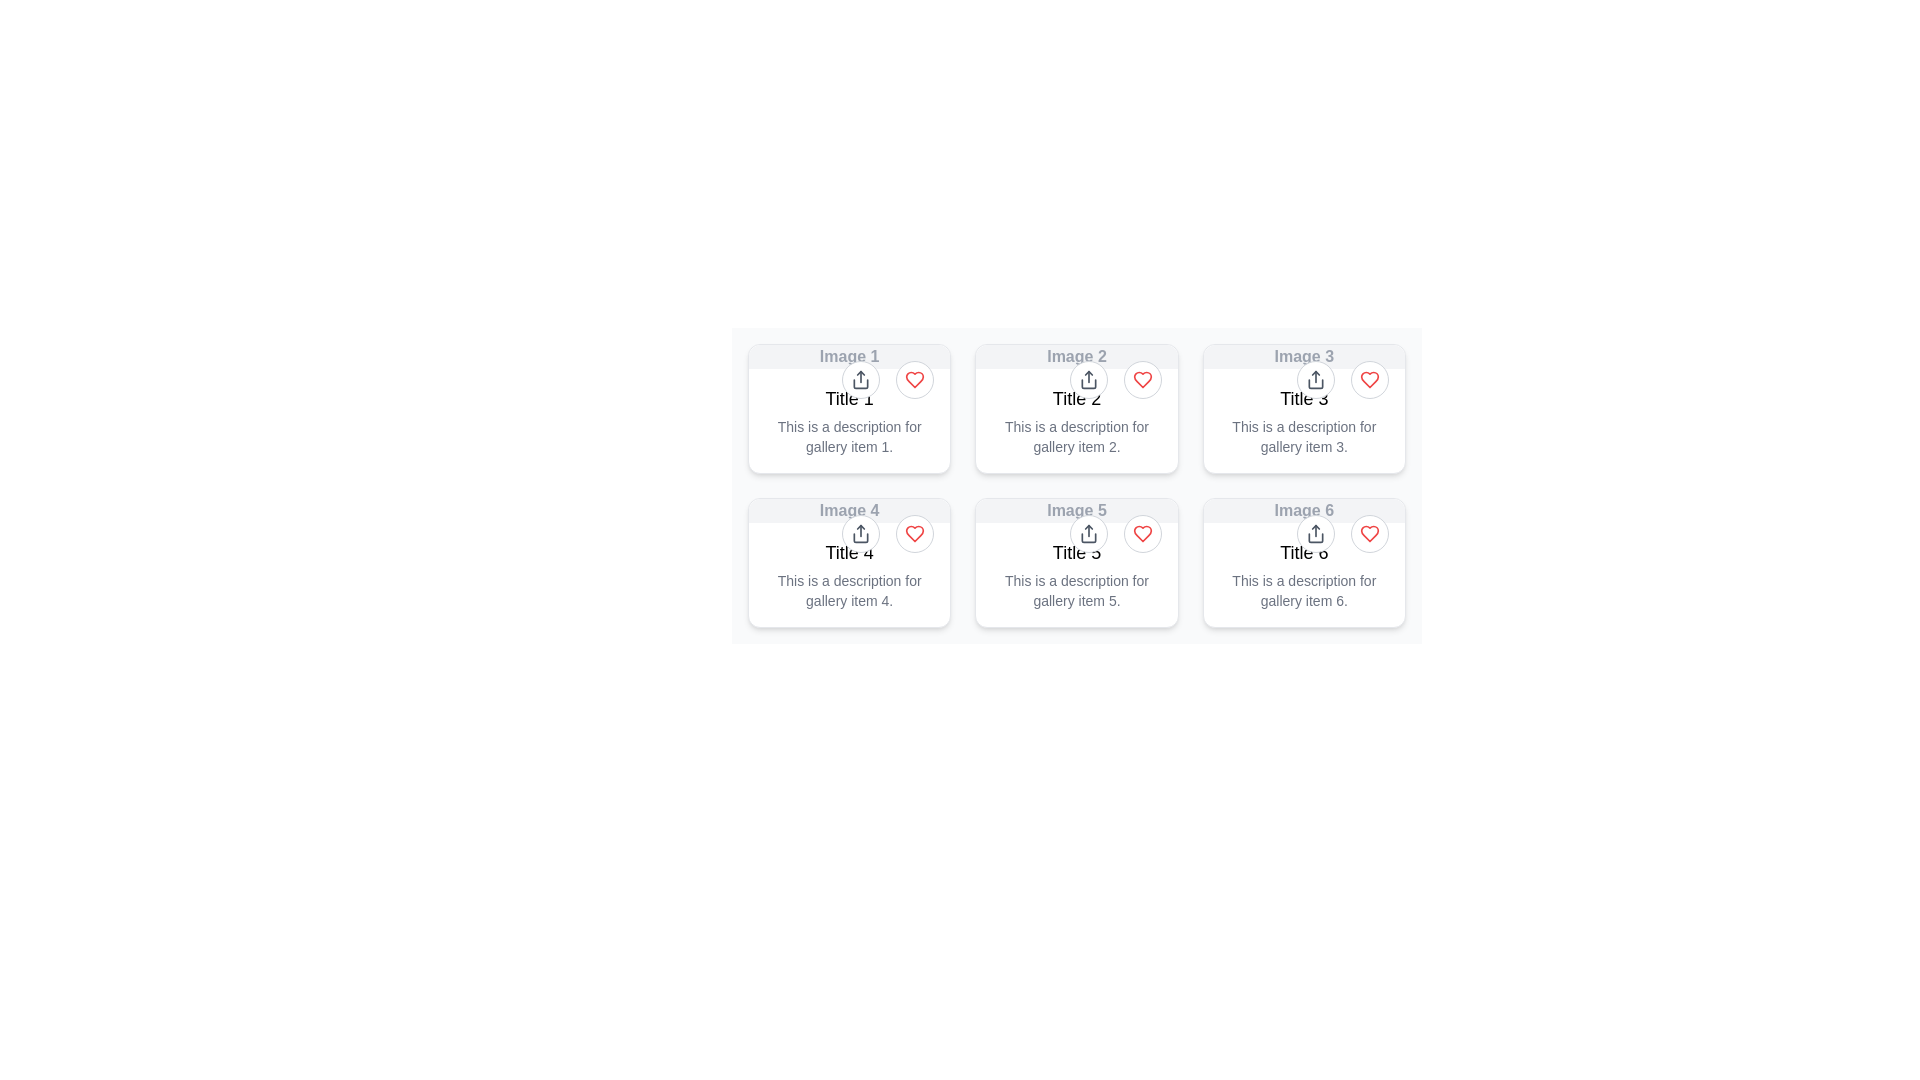  I want to click on the static text label at the top of the first card in the grid layout, which identifies the image associated with the card, so click(849, 356).